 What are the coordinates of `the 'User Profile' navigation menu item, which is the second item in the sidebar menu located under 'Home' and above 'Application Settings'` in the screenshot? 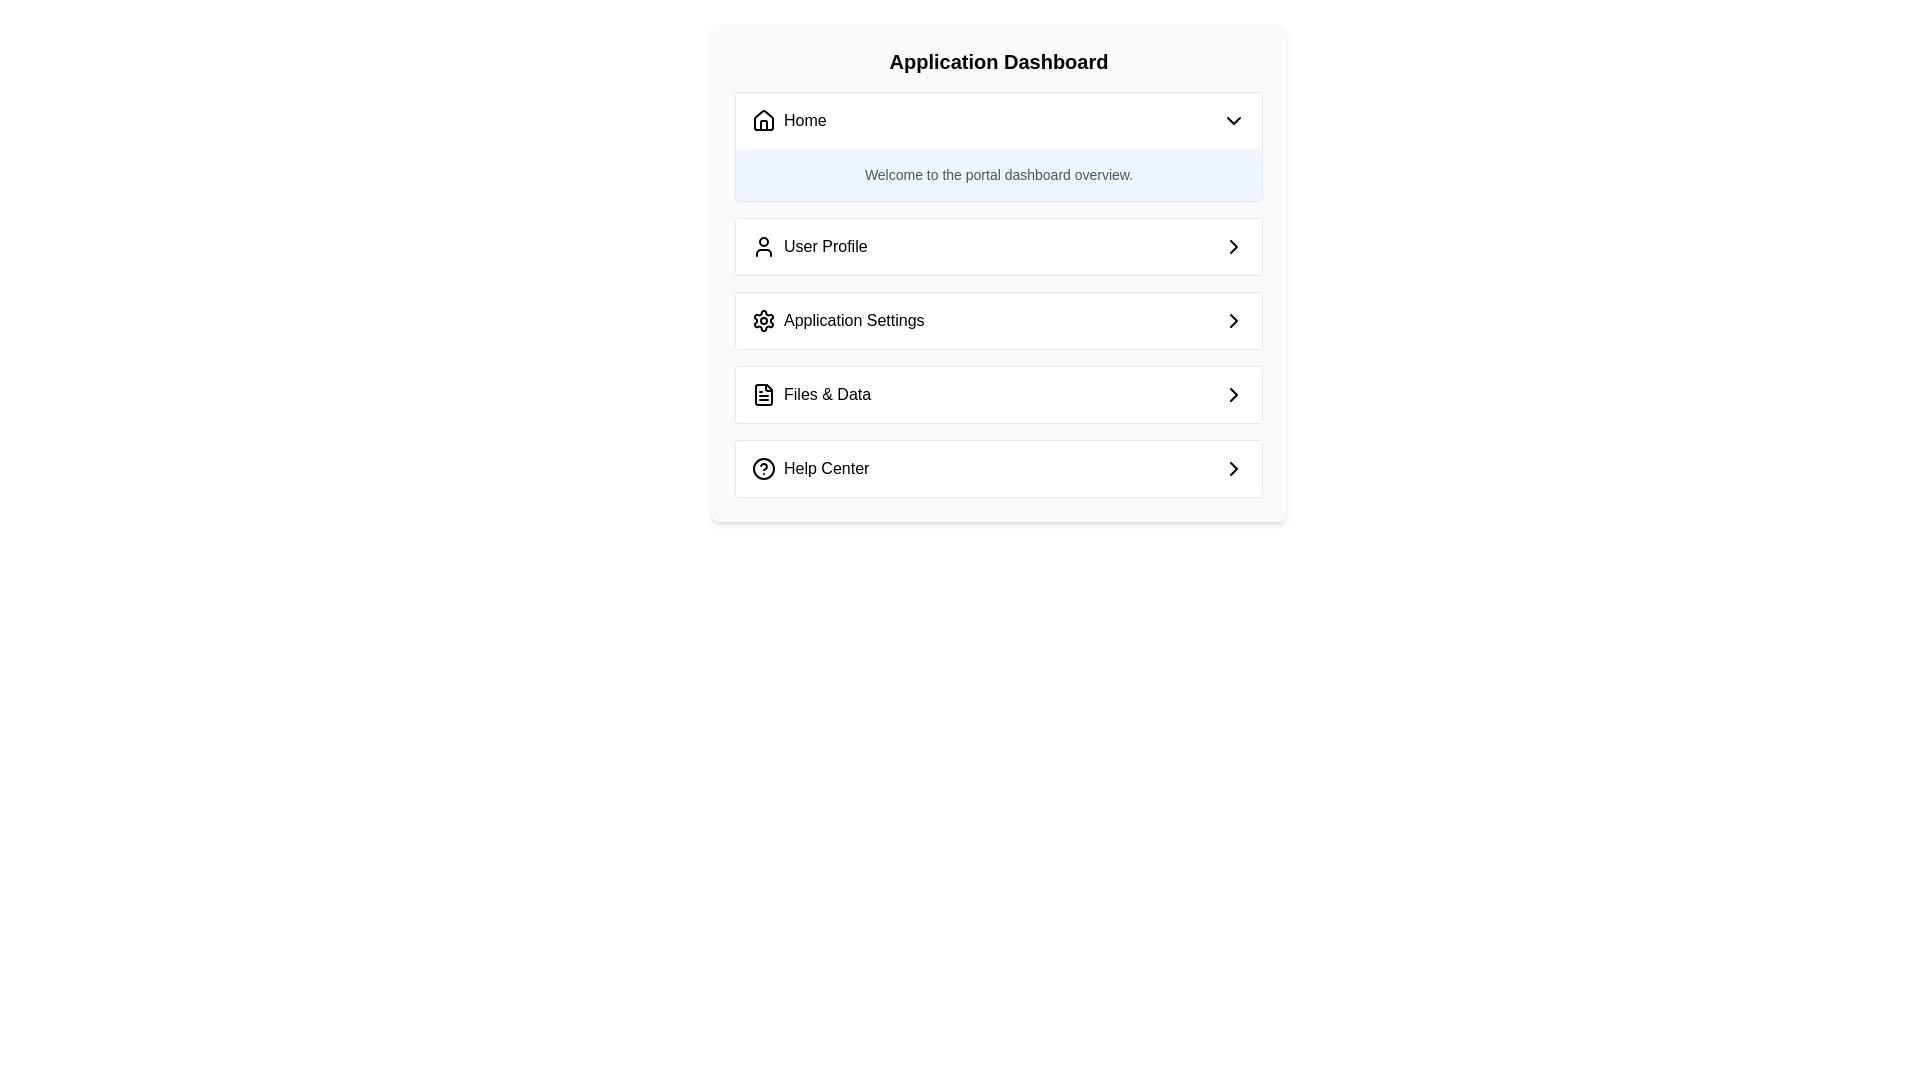 It's located at (809, 245).